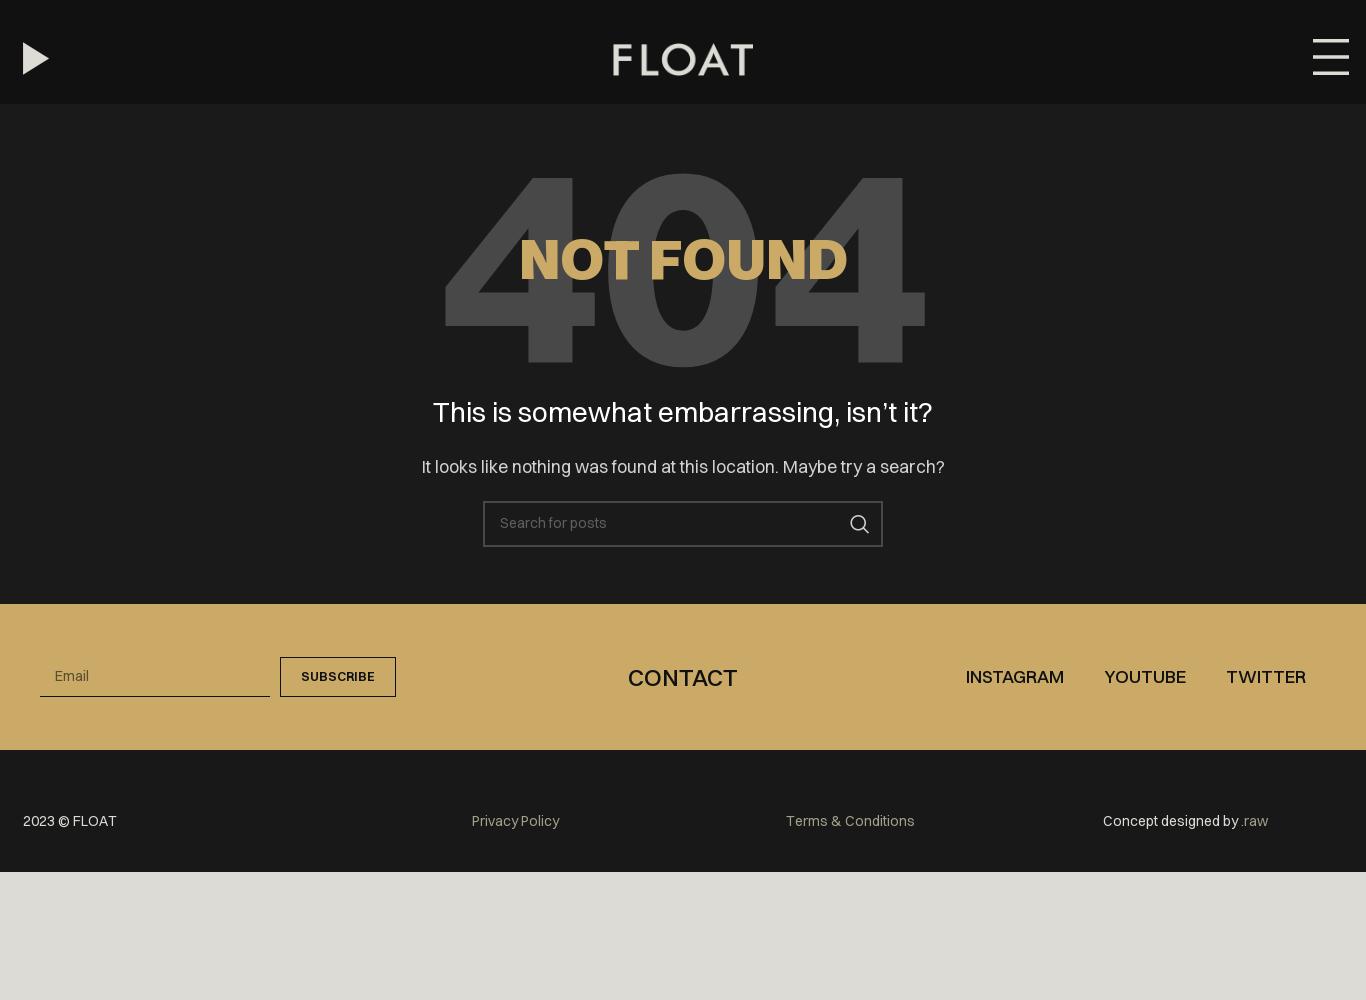  What do you see at coordinates (1172, 820) in the screenshot?
I see `'Concept designed by'` at bounding box center [1172, 820].